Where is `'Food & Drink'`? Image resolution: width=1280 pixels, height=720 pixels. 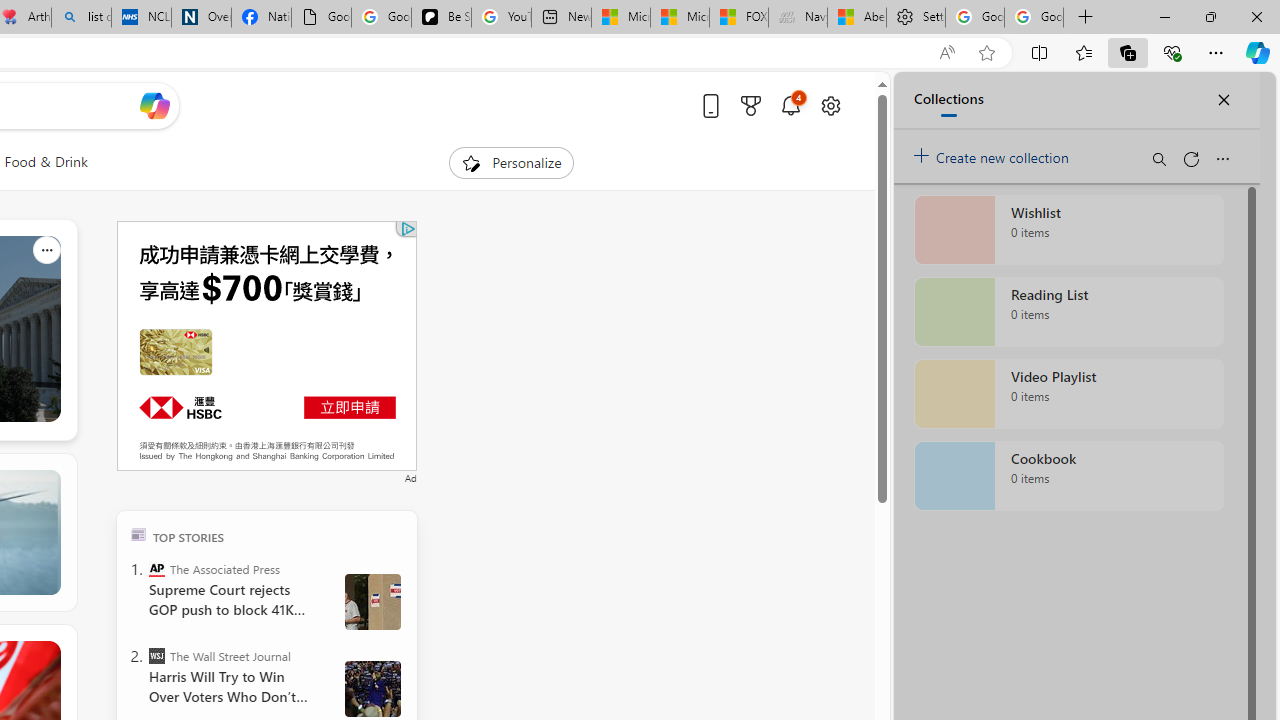 'Food & Drink' is located at coordinates (46, 162).